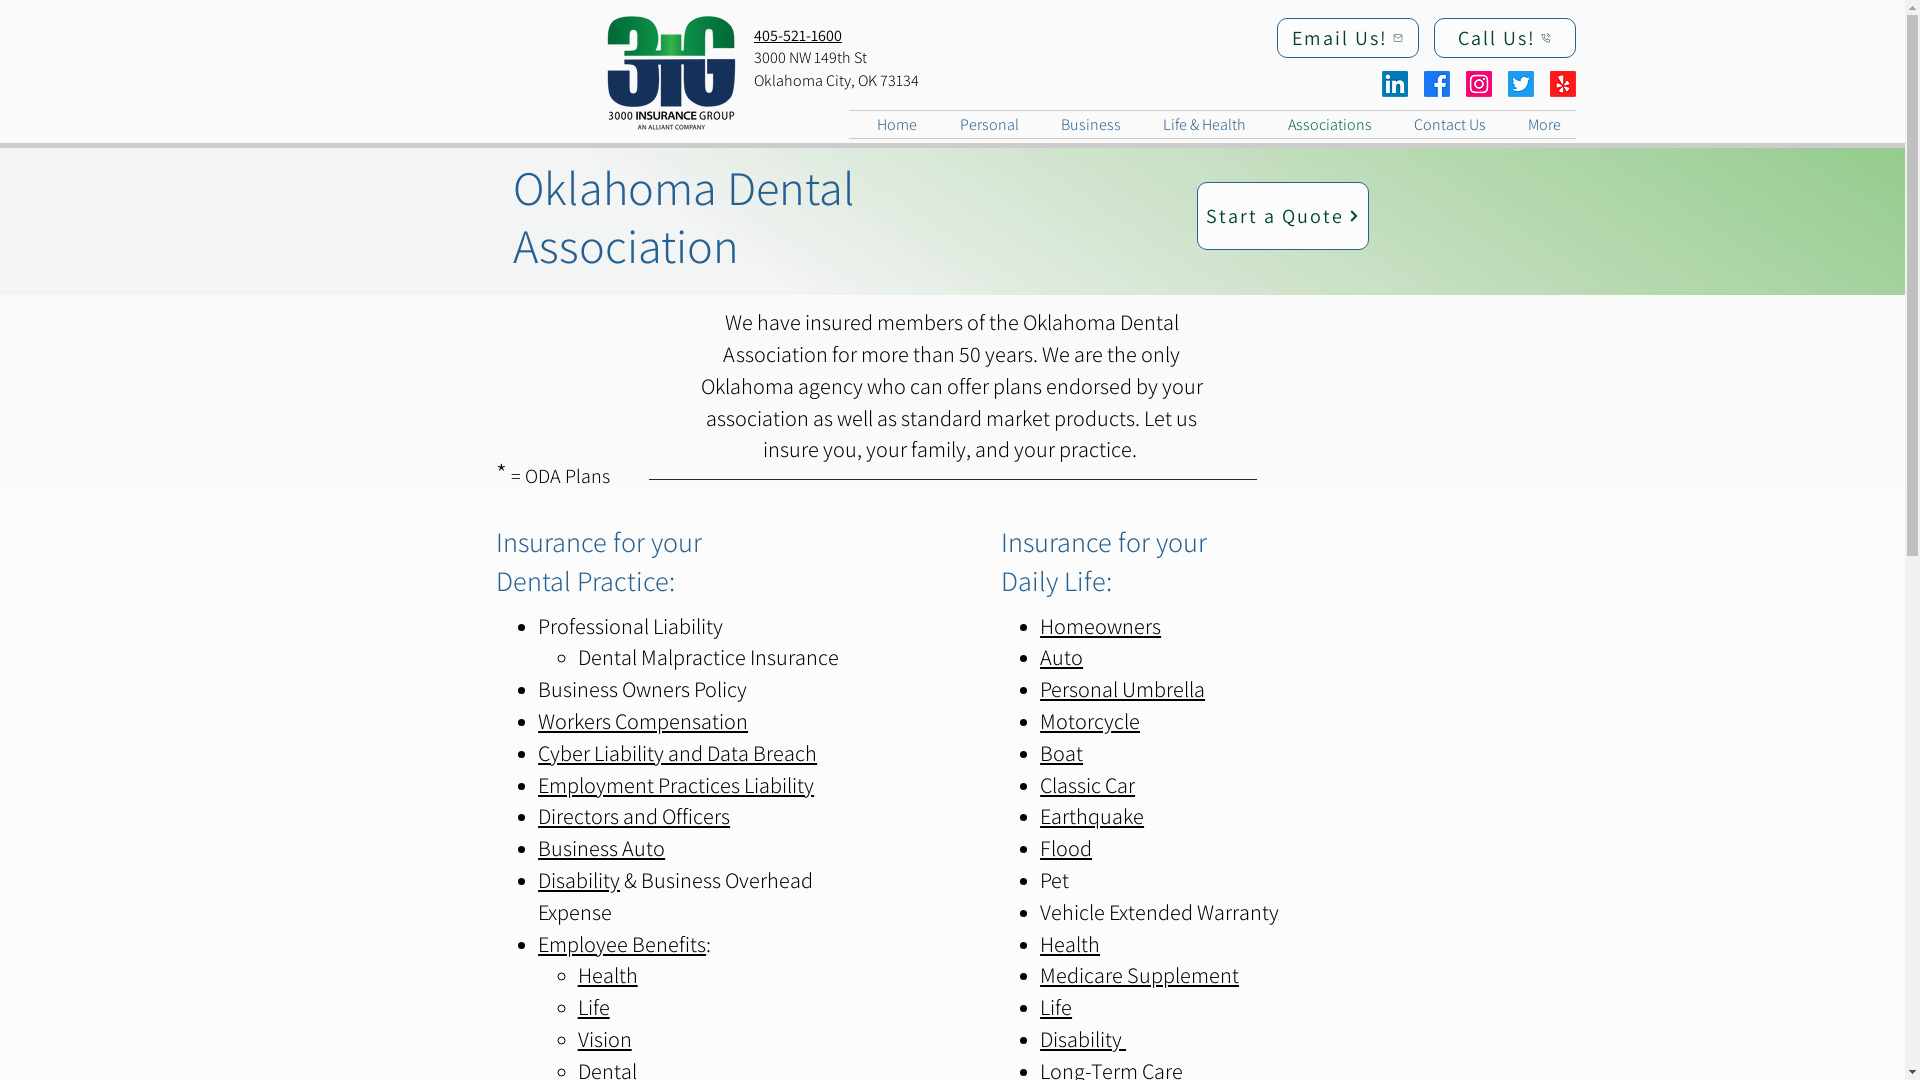 This screenshot has height=1080, width=1920. What do you see at coordinates (1083, 124) in the screenshot?
I see `'Business'` at bounding box center [1083, 124].